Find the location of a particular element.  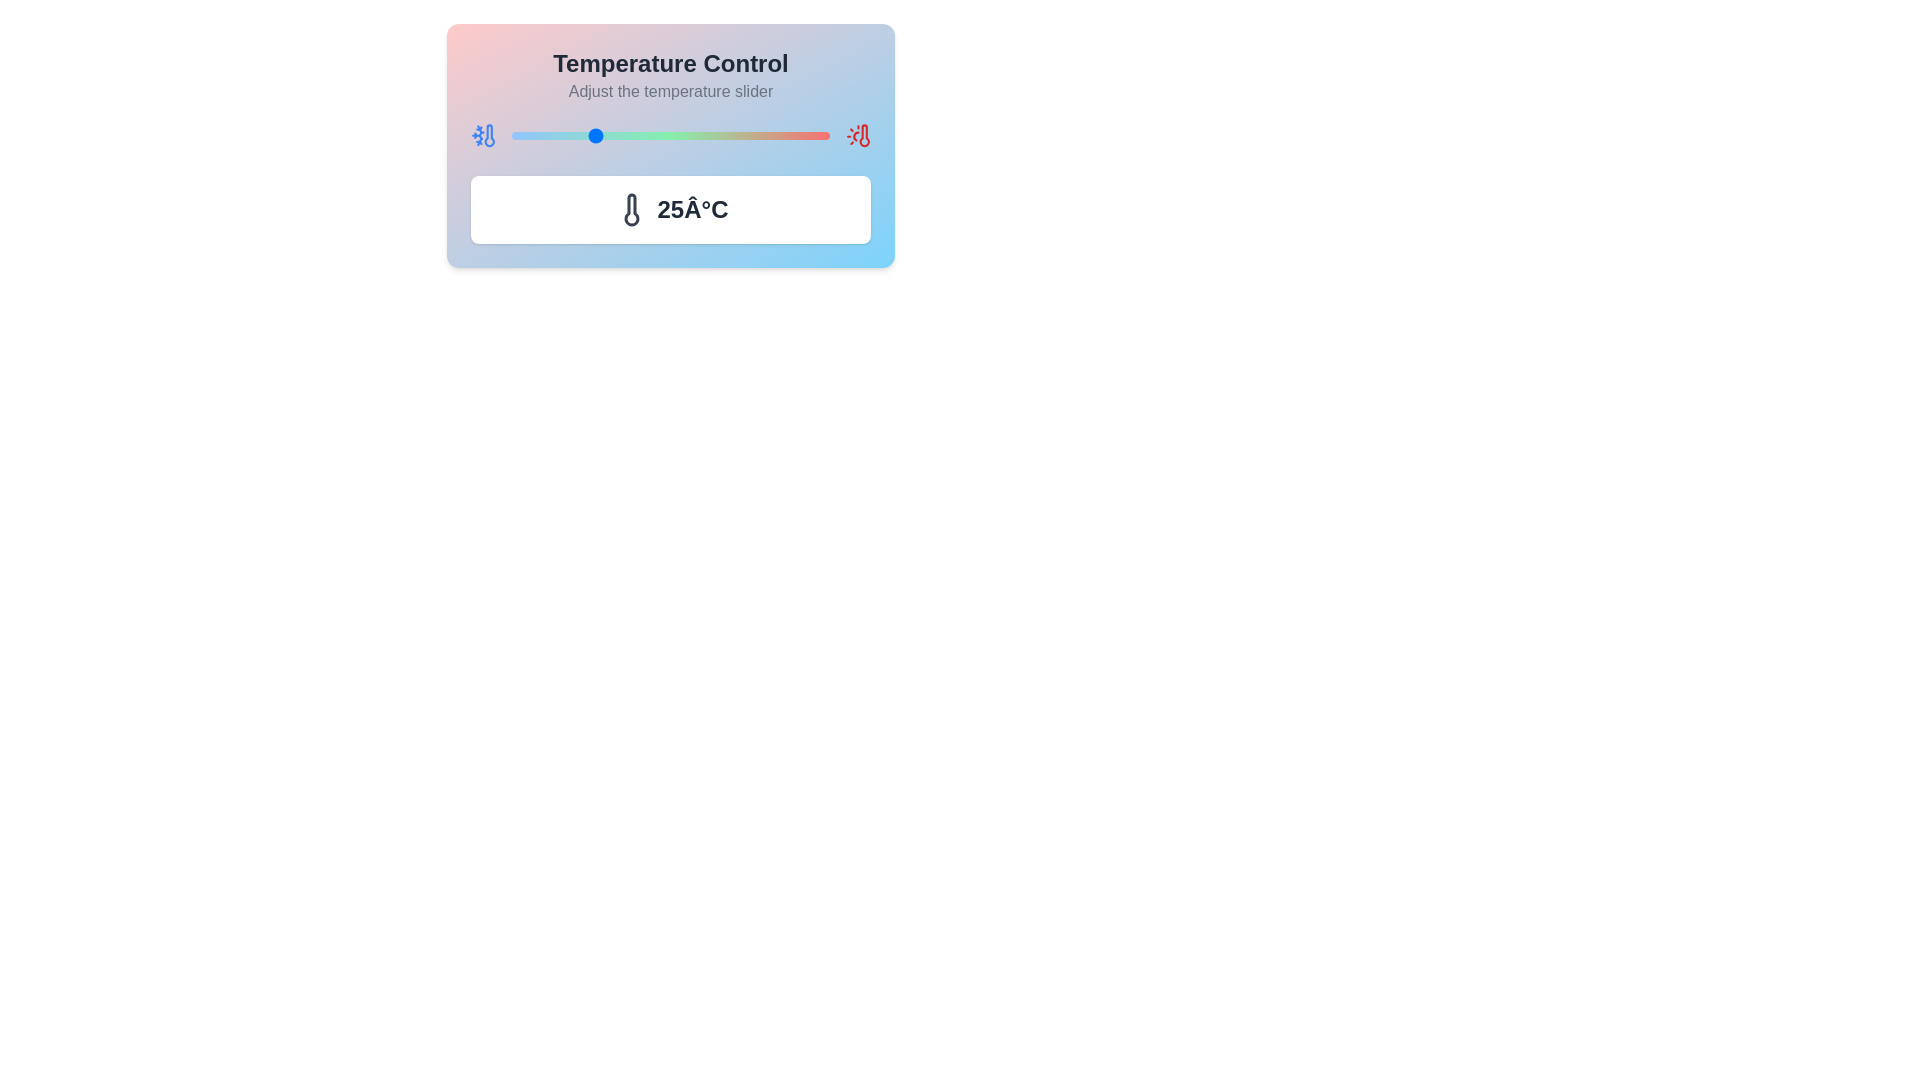

the thermometer icon on the right side of the slider is located at coordinates (858, 135).